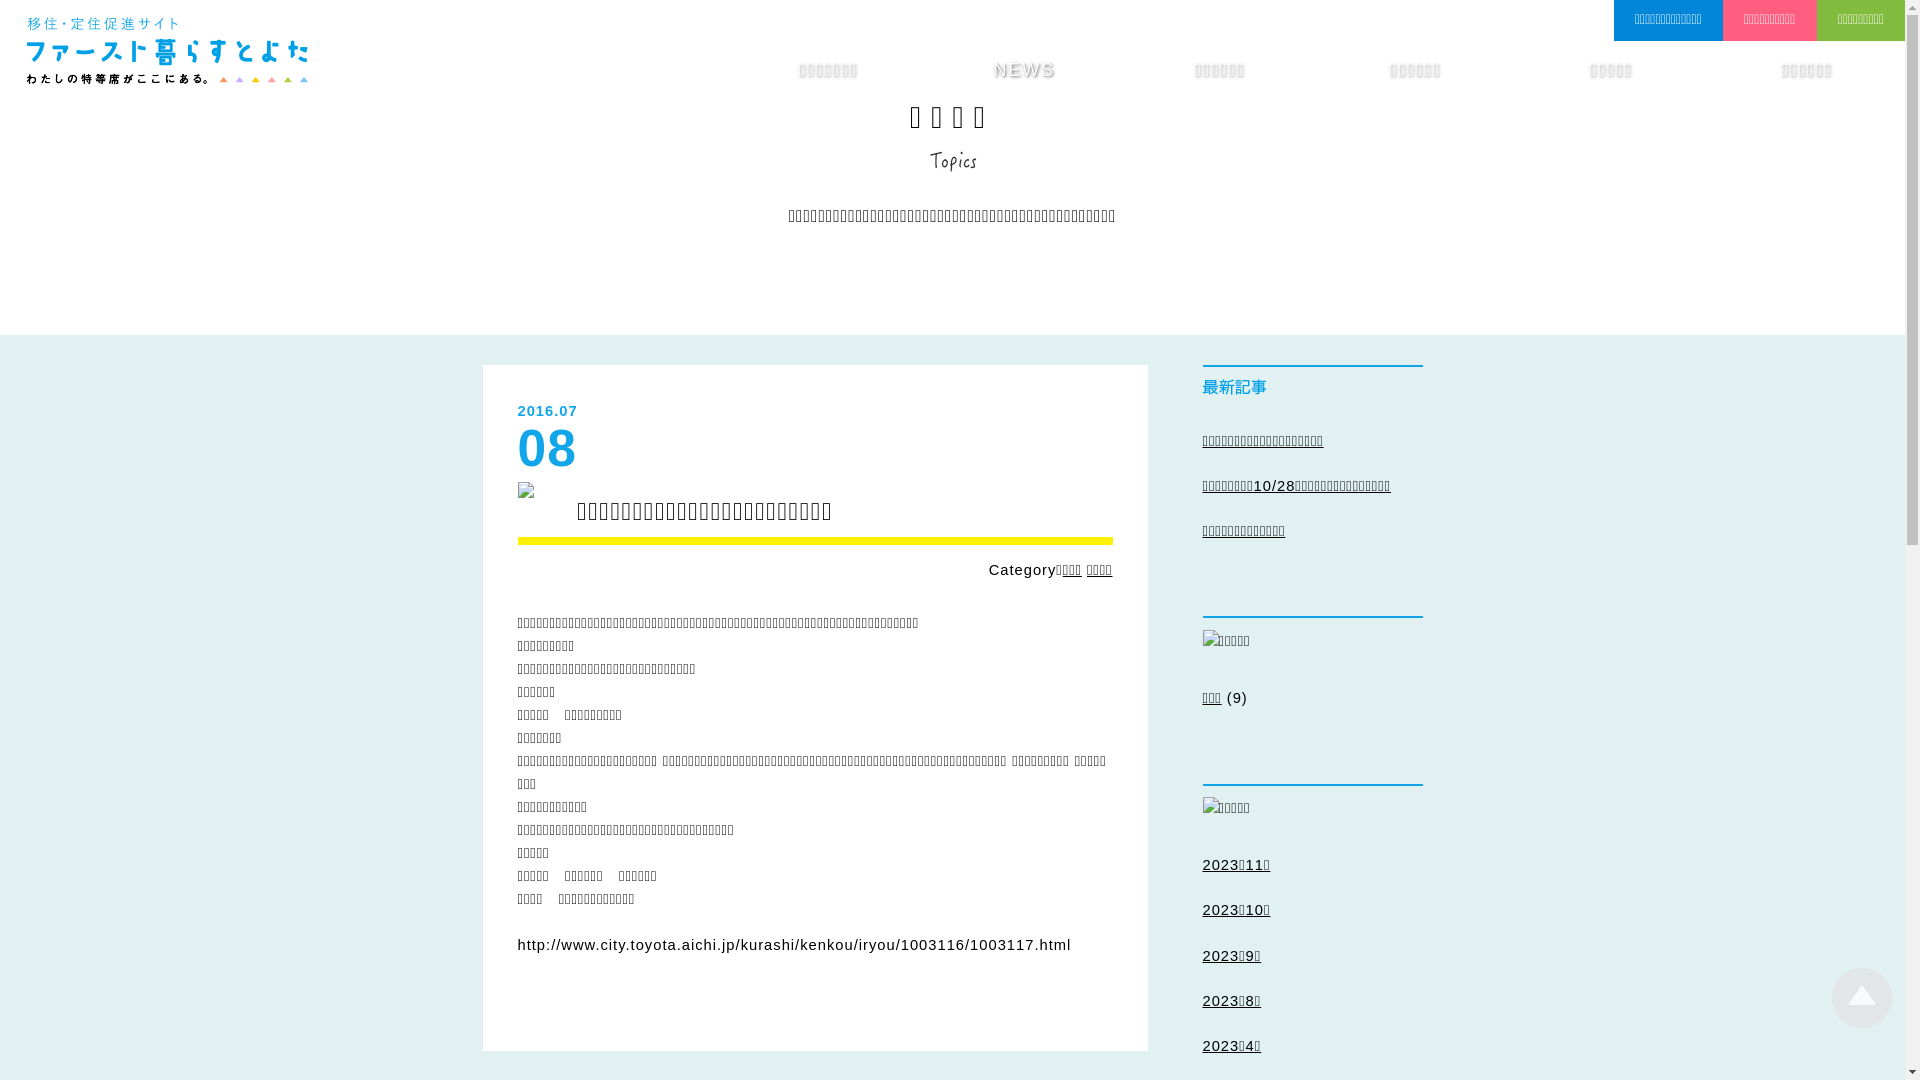 The height and width of the screenshot is (1080, 1920). Describe the element at coordinates (1023, 69) in the screenshot. I see `'NEWS'` at that location.